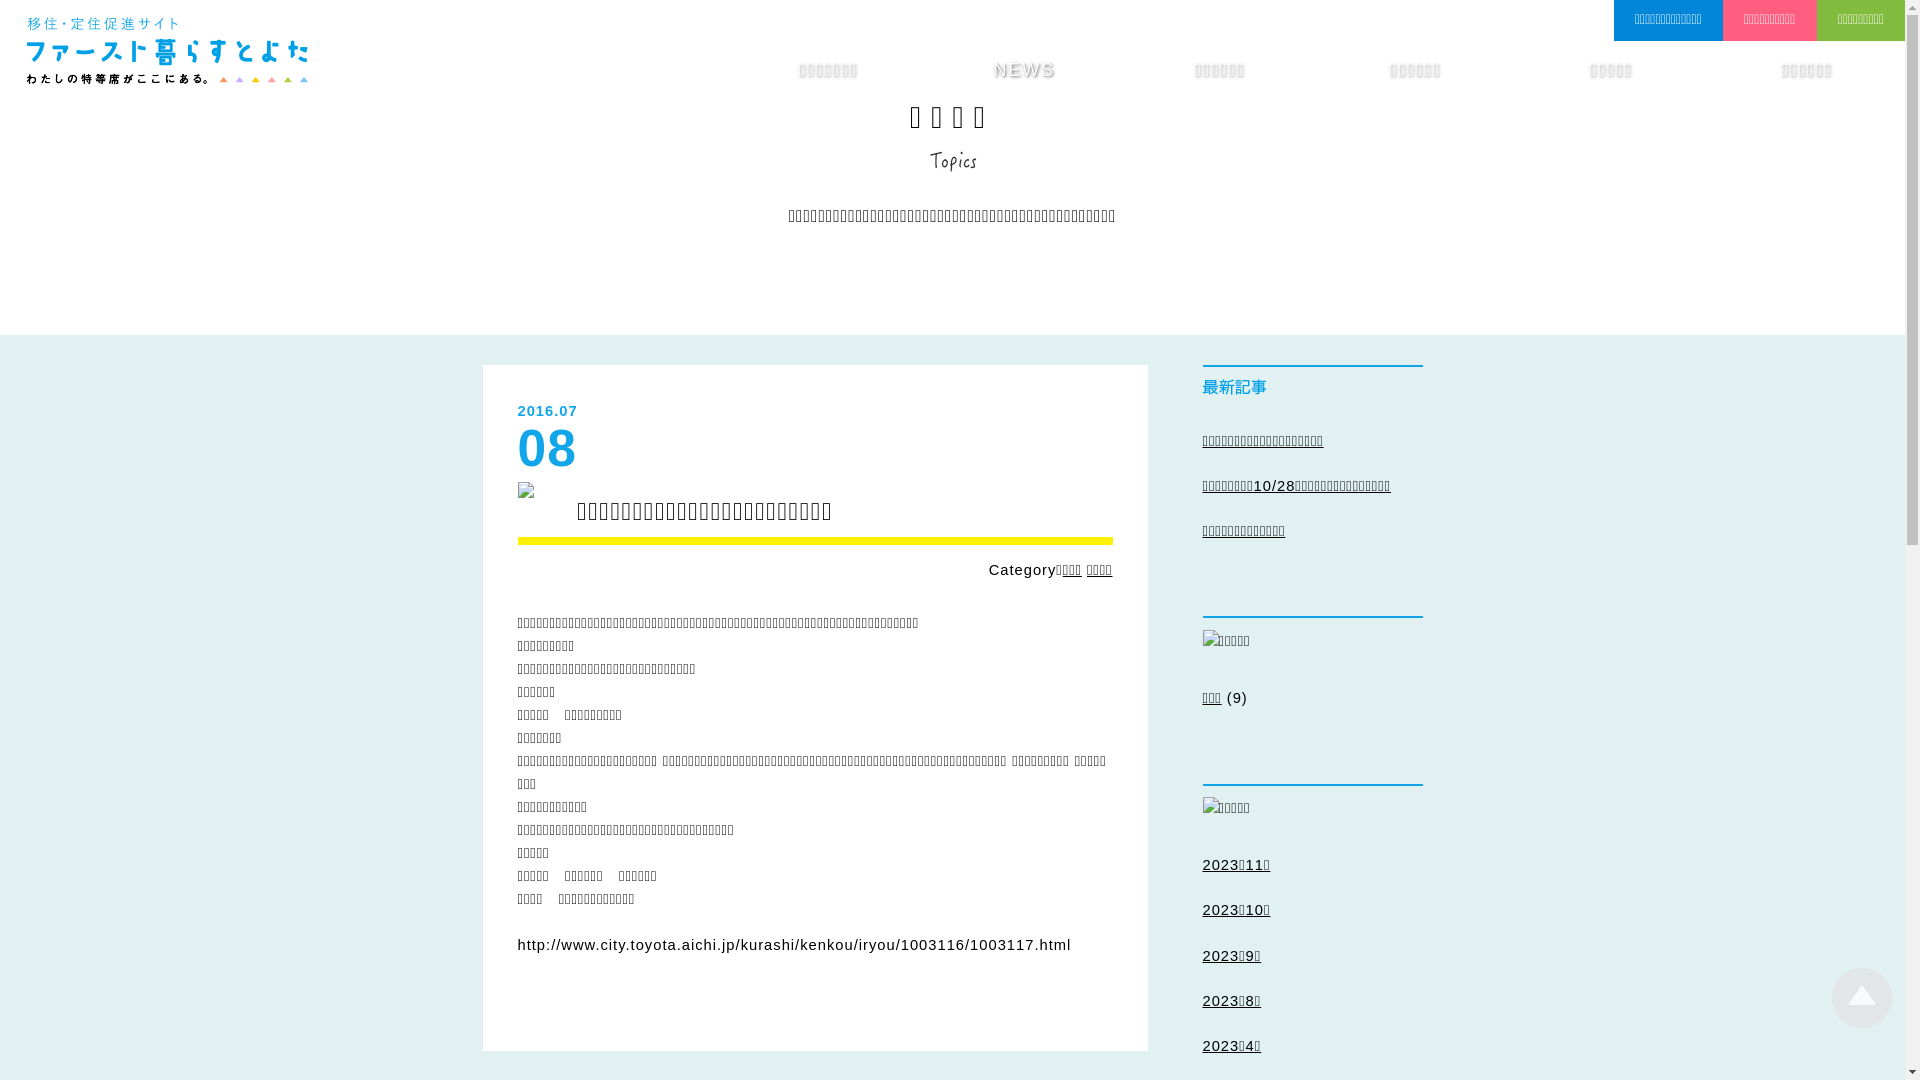 The height and width of the screenshot is (1080, 1920). Describe the element at coordinates (1023, 69) in the screenshot. I see `'NEWS'` at that location.